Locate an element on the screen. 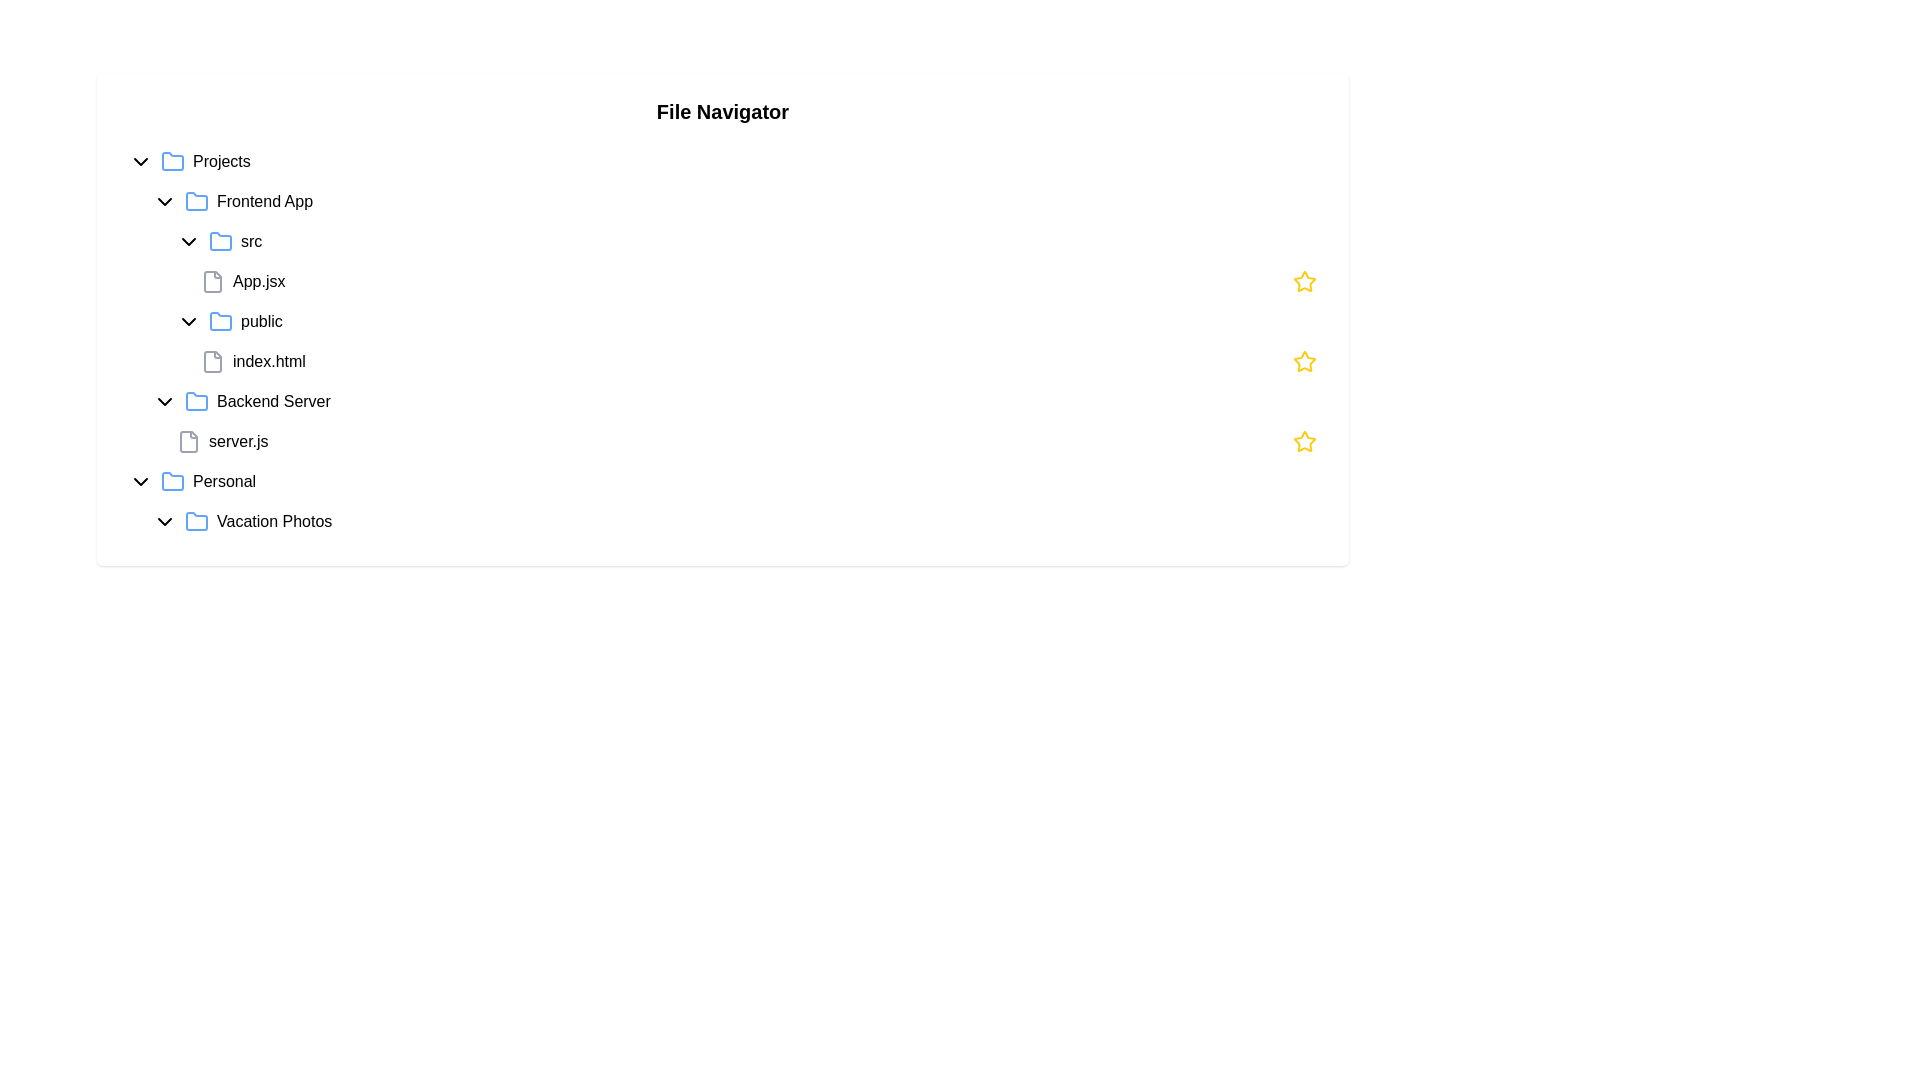  the file icon representing 'index.html' located is located at coordinates (212, 362).